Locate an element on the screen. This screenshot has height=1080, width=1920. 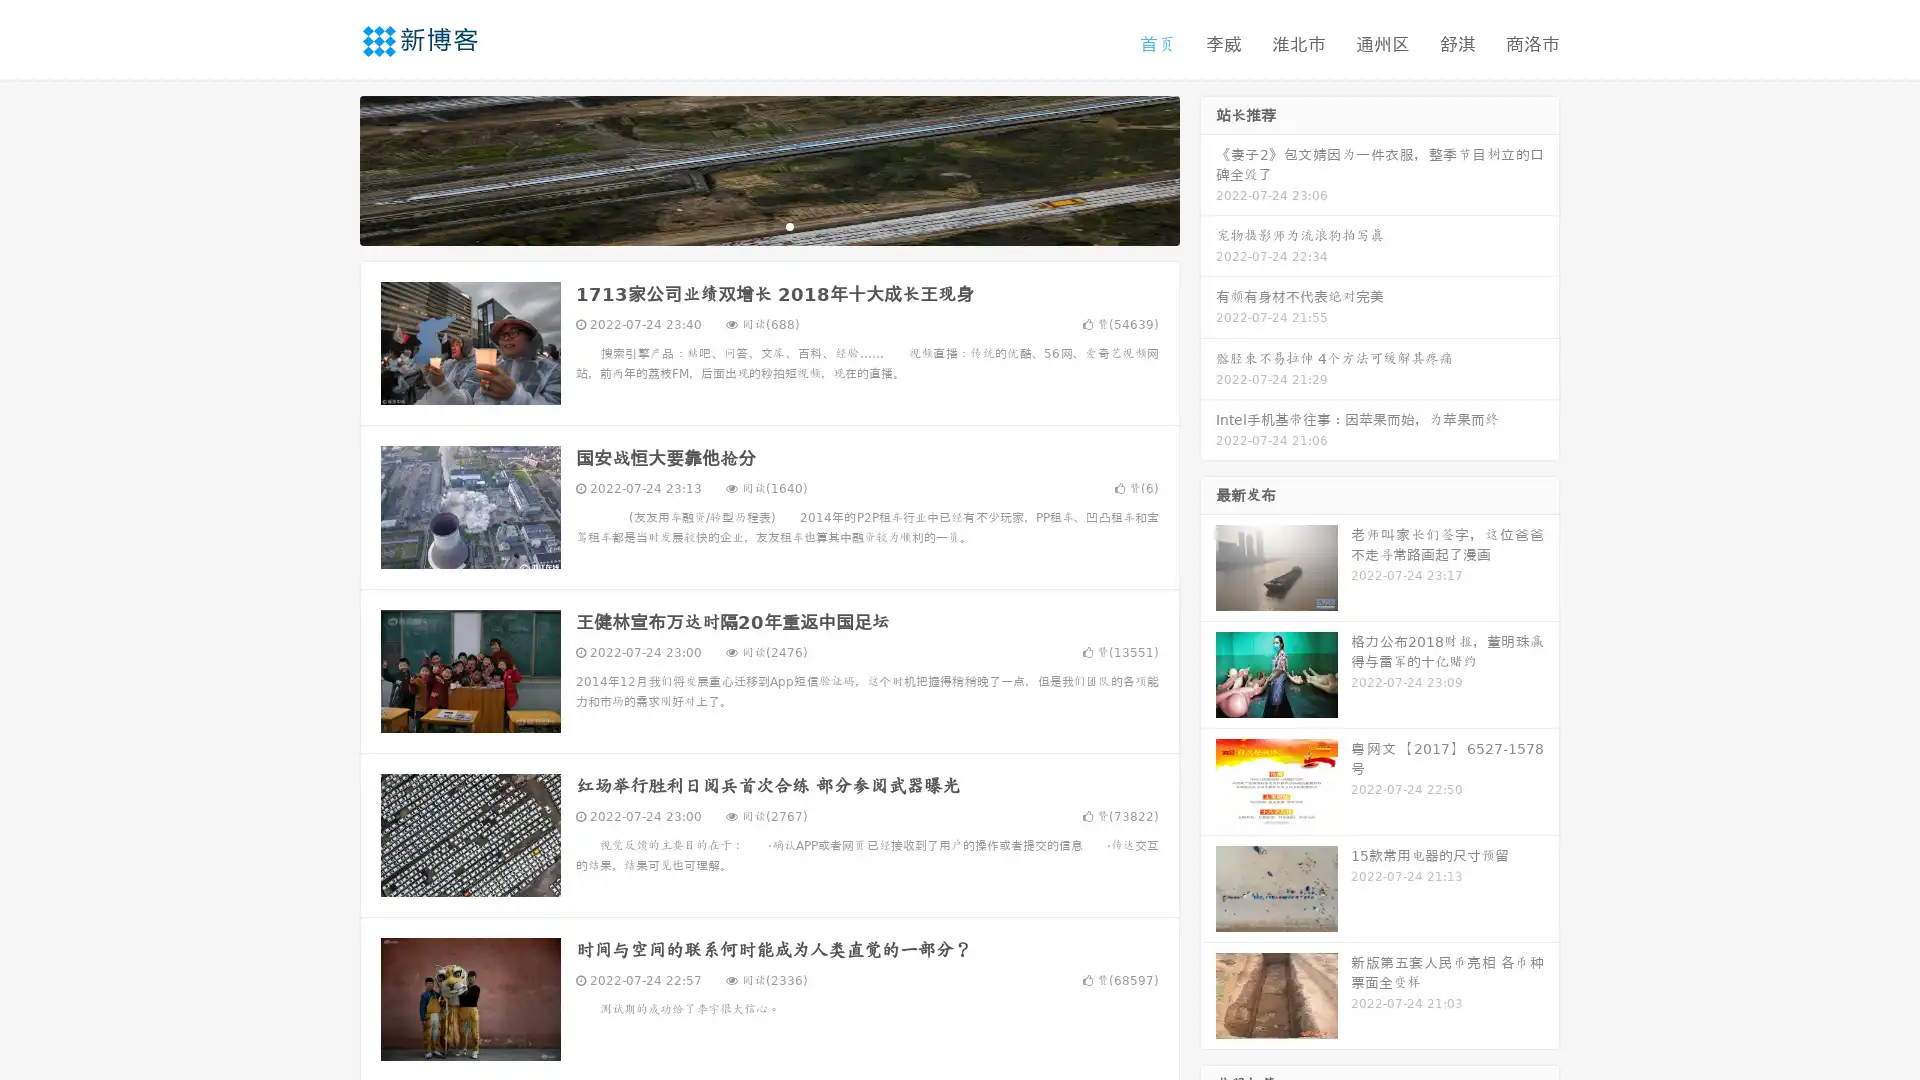
Go to slide 3 is located at coordinates (789, 225).